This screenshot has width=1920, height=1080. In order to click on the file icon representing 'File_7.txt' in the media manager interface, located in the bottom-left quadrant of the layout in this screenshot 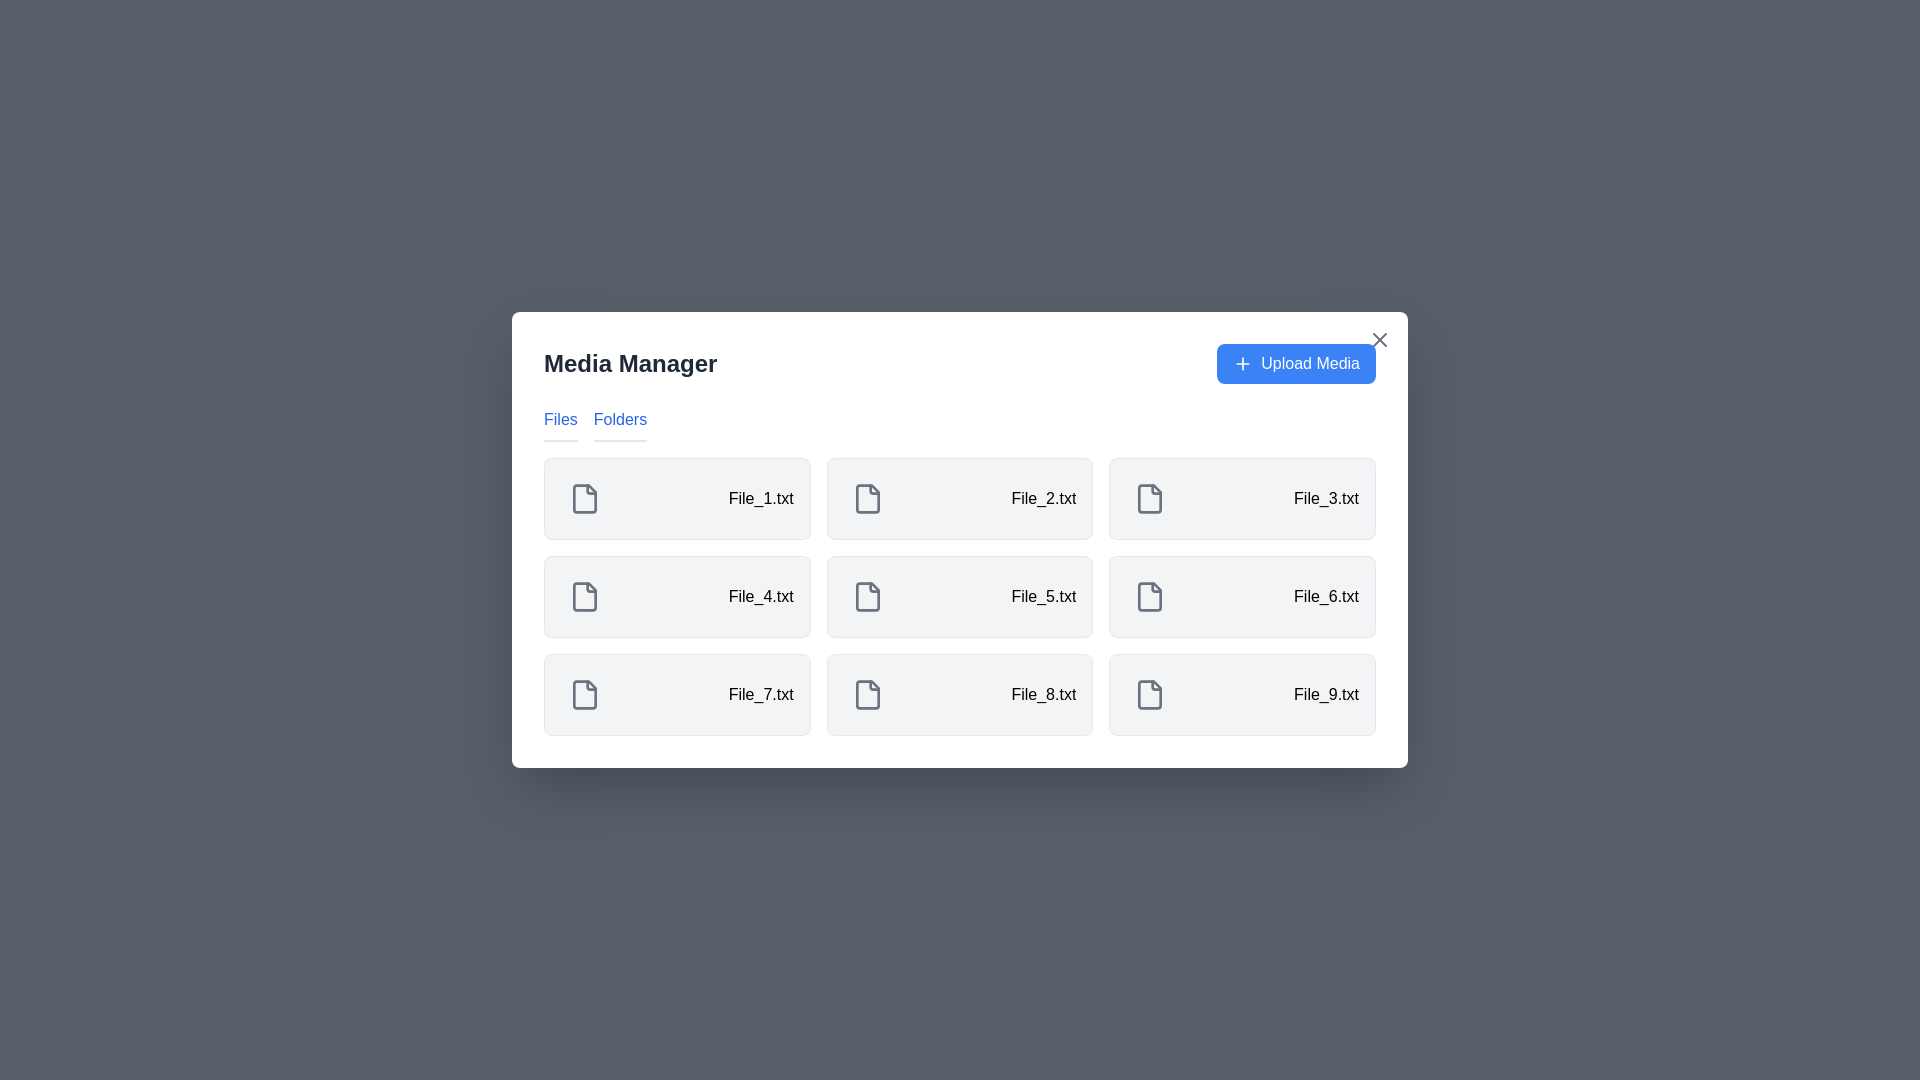, I will do `click(584, 693)`.